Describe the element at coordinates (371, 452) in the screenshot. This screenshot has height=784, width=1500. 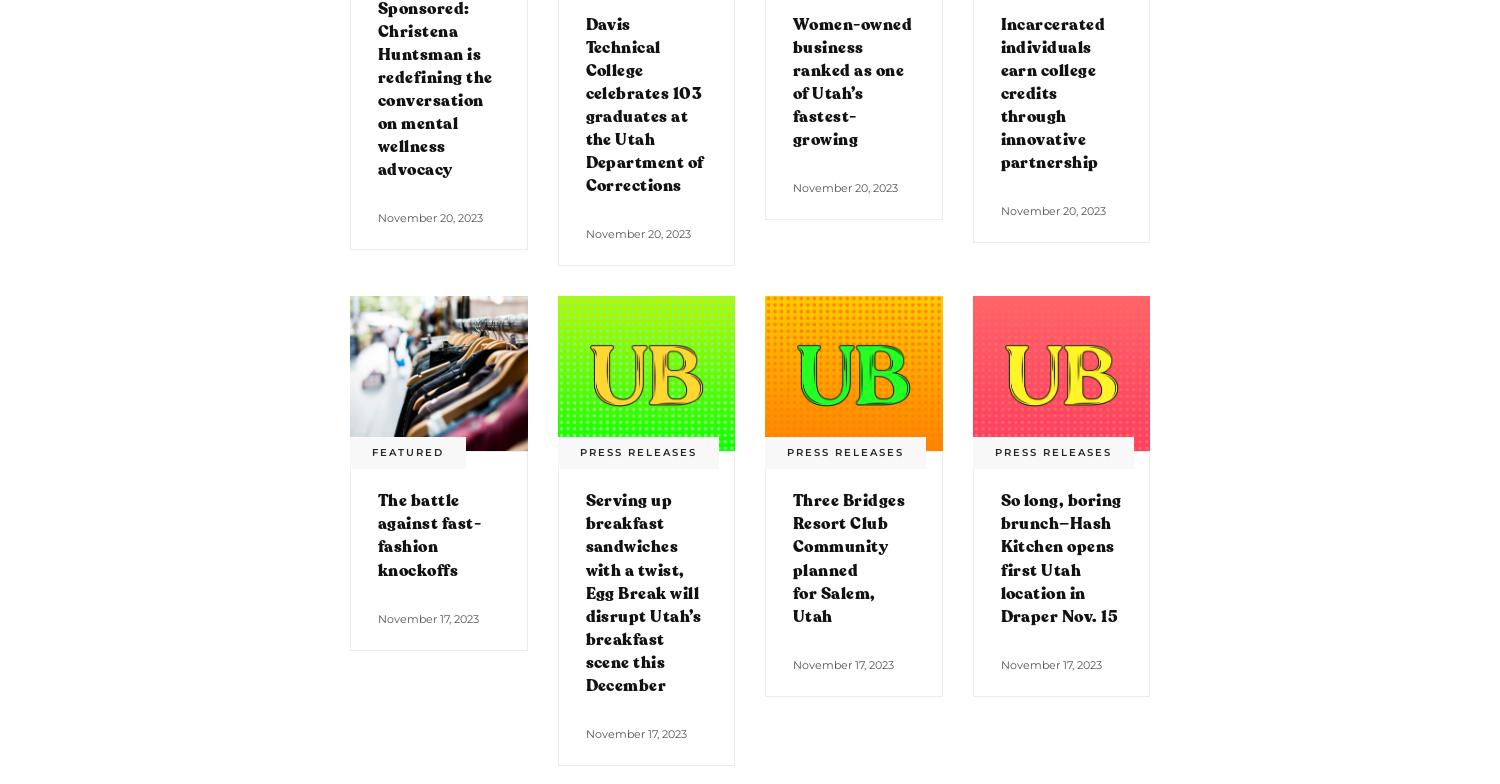
I see `'Featured'` at that location.